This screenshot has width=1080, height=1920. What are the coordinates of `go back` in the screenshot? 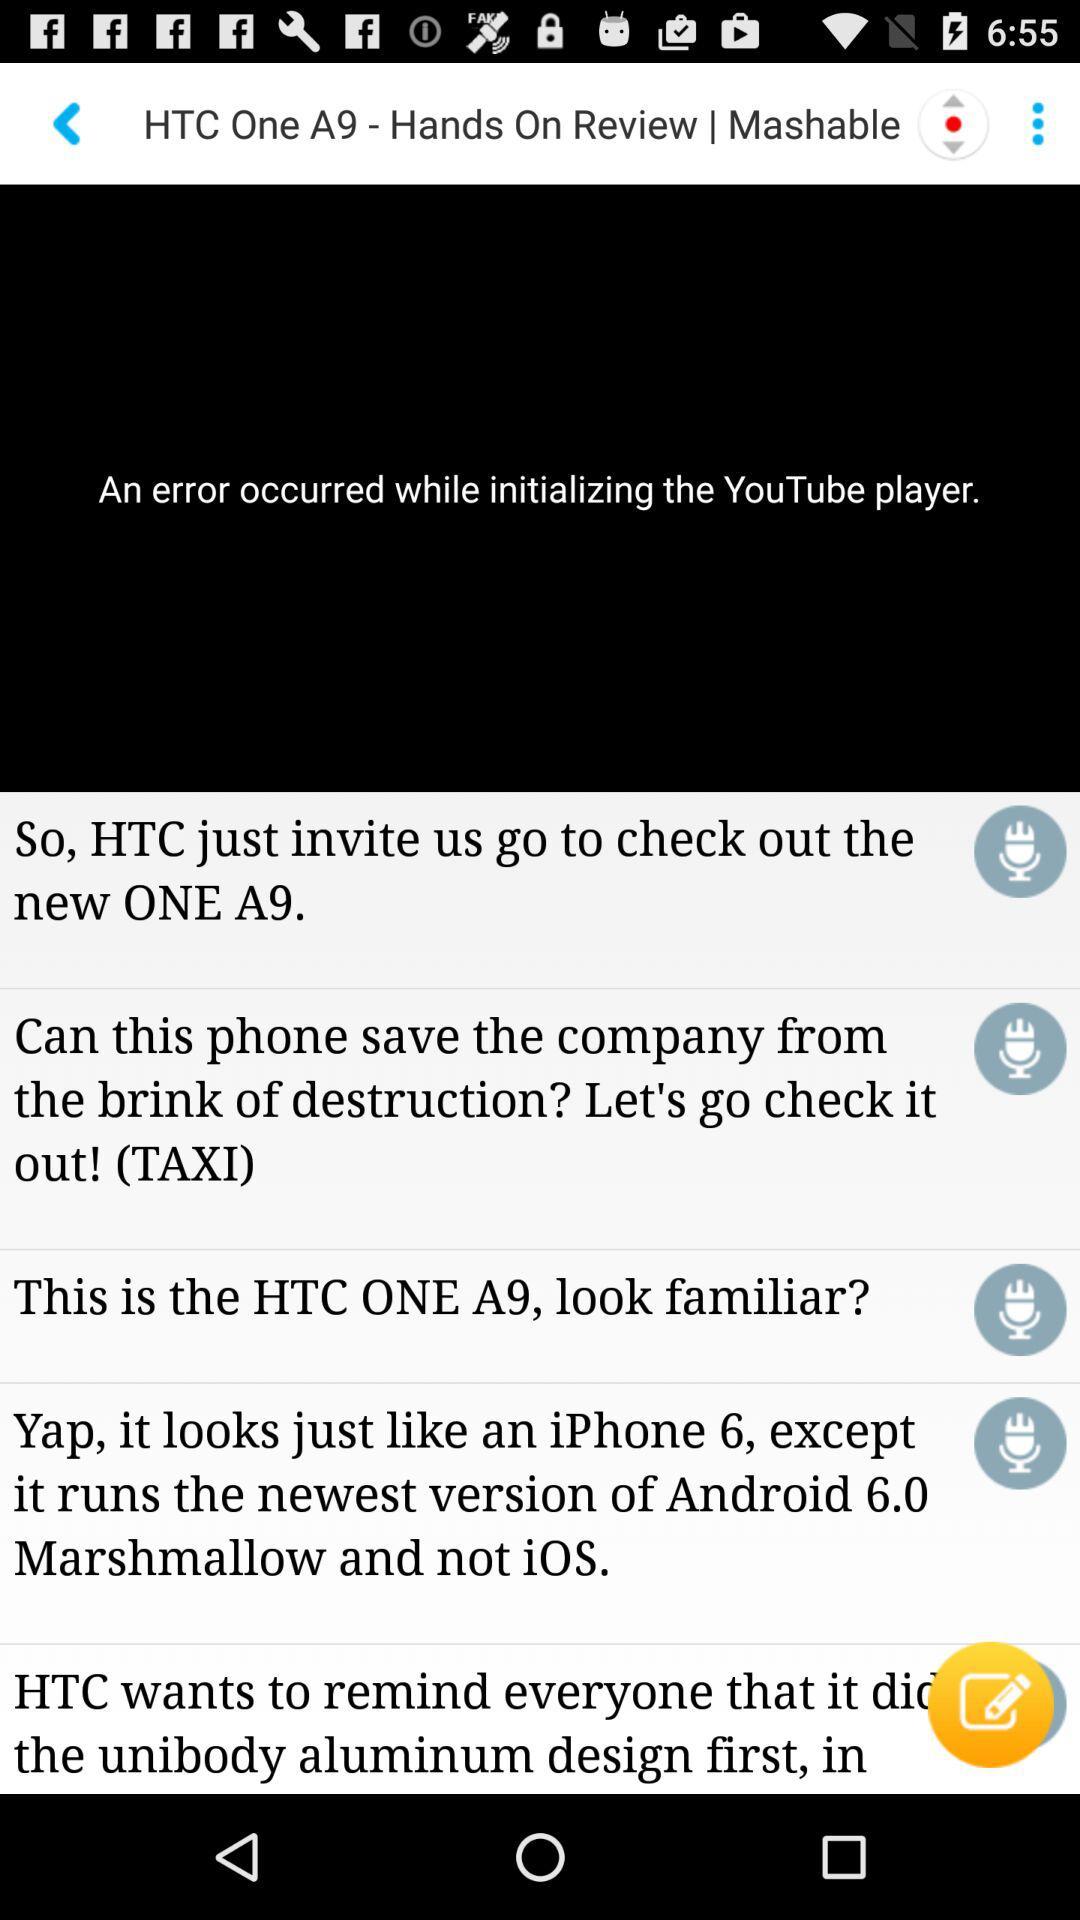 It's located at (68, 122).